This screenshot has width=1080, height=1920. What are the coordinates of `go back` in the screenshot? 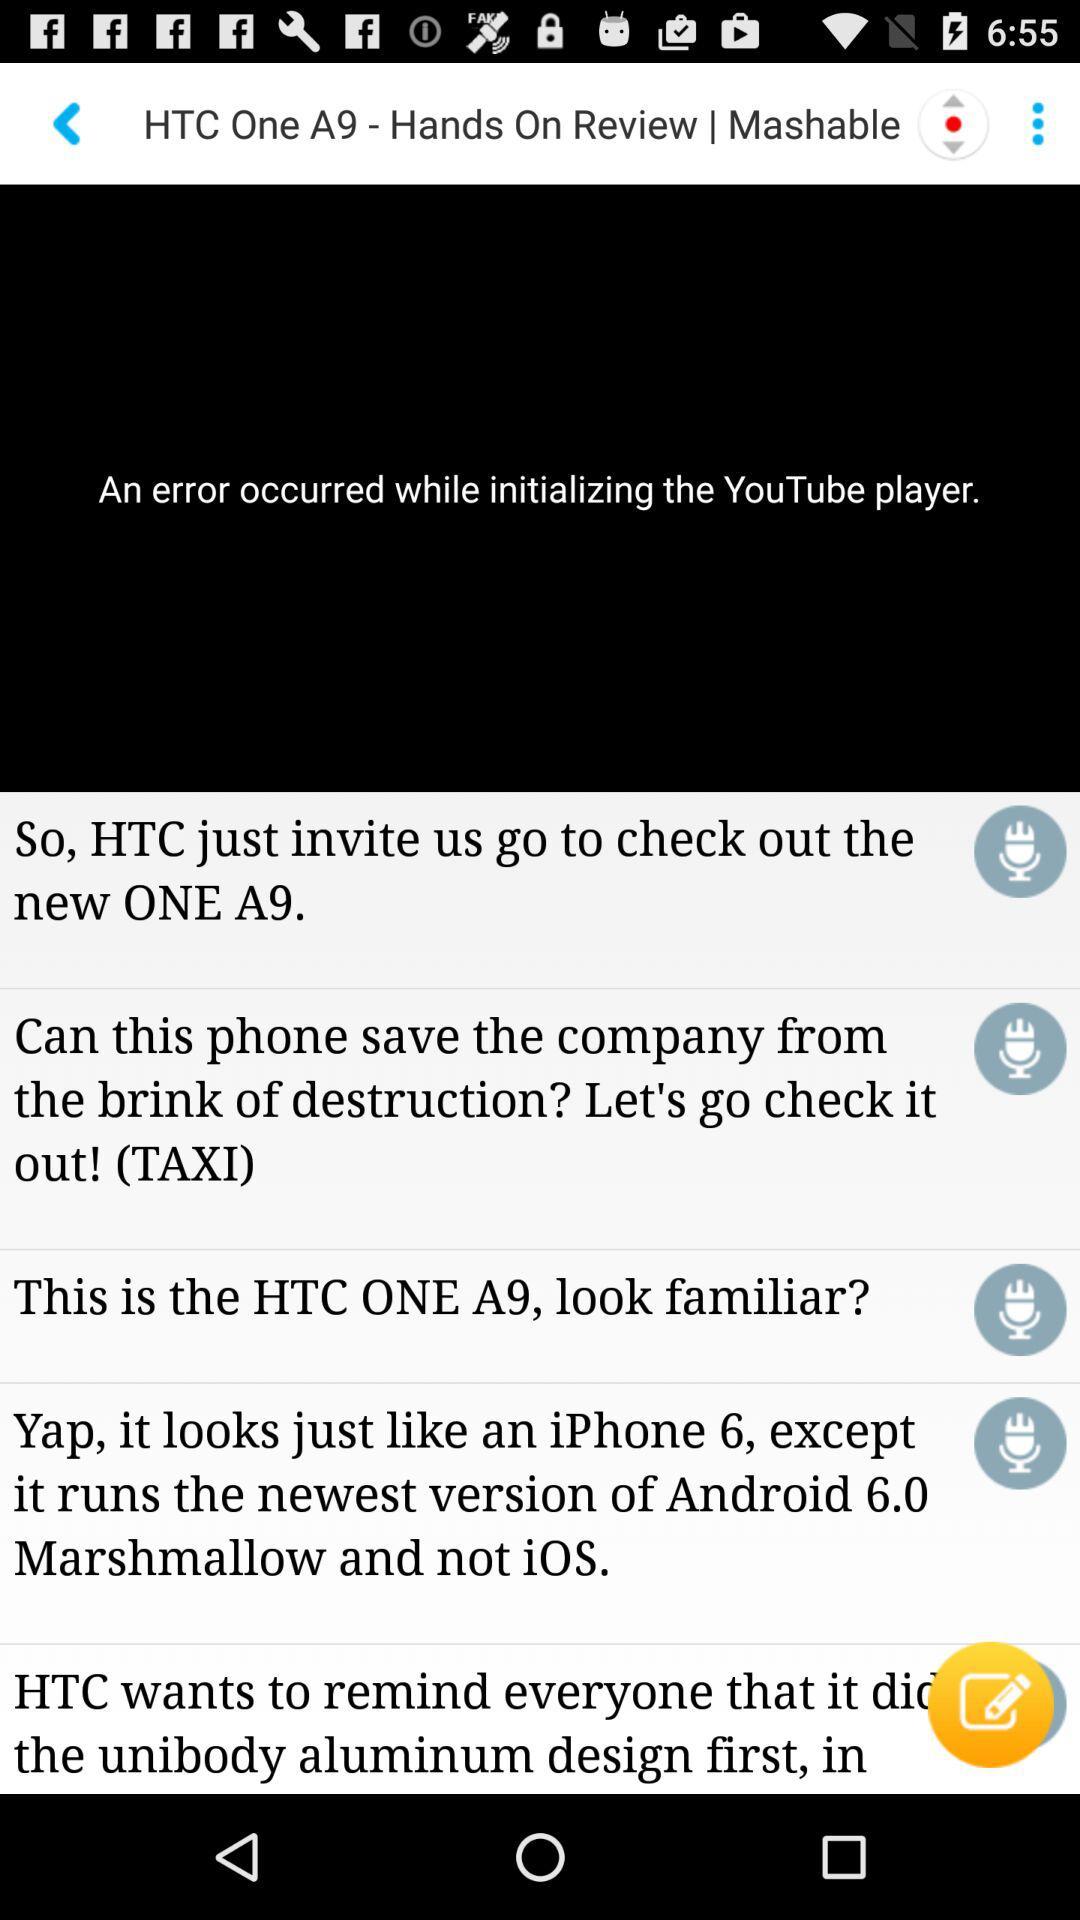 It's located at (68, 122).